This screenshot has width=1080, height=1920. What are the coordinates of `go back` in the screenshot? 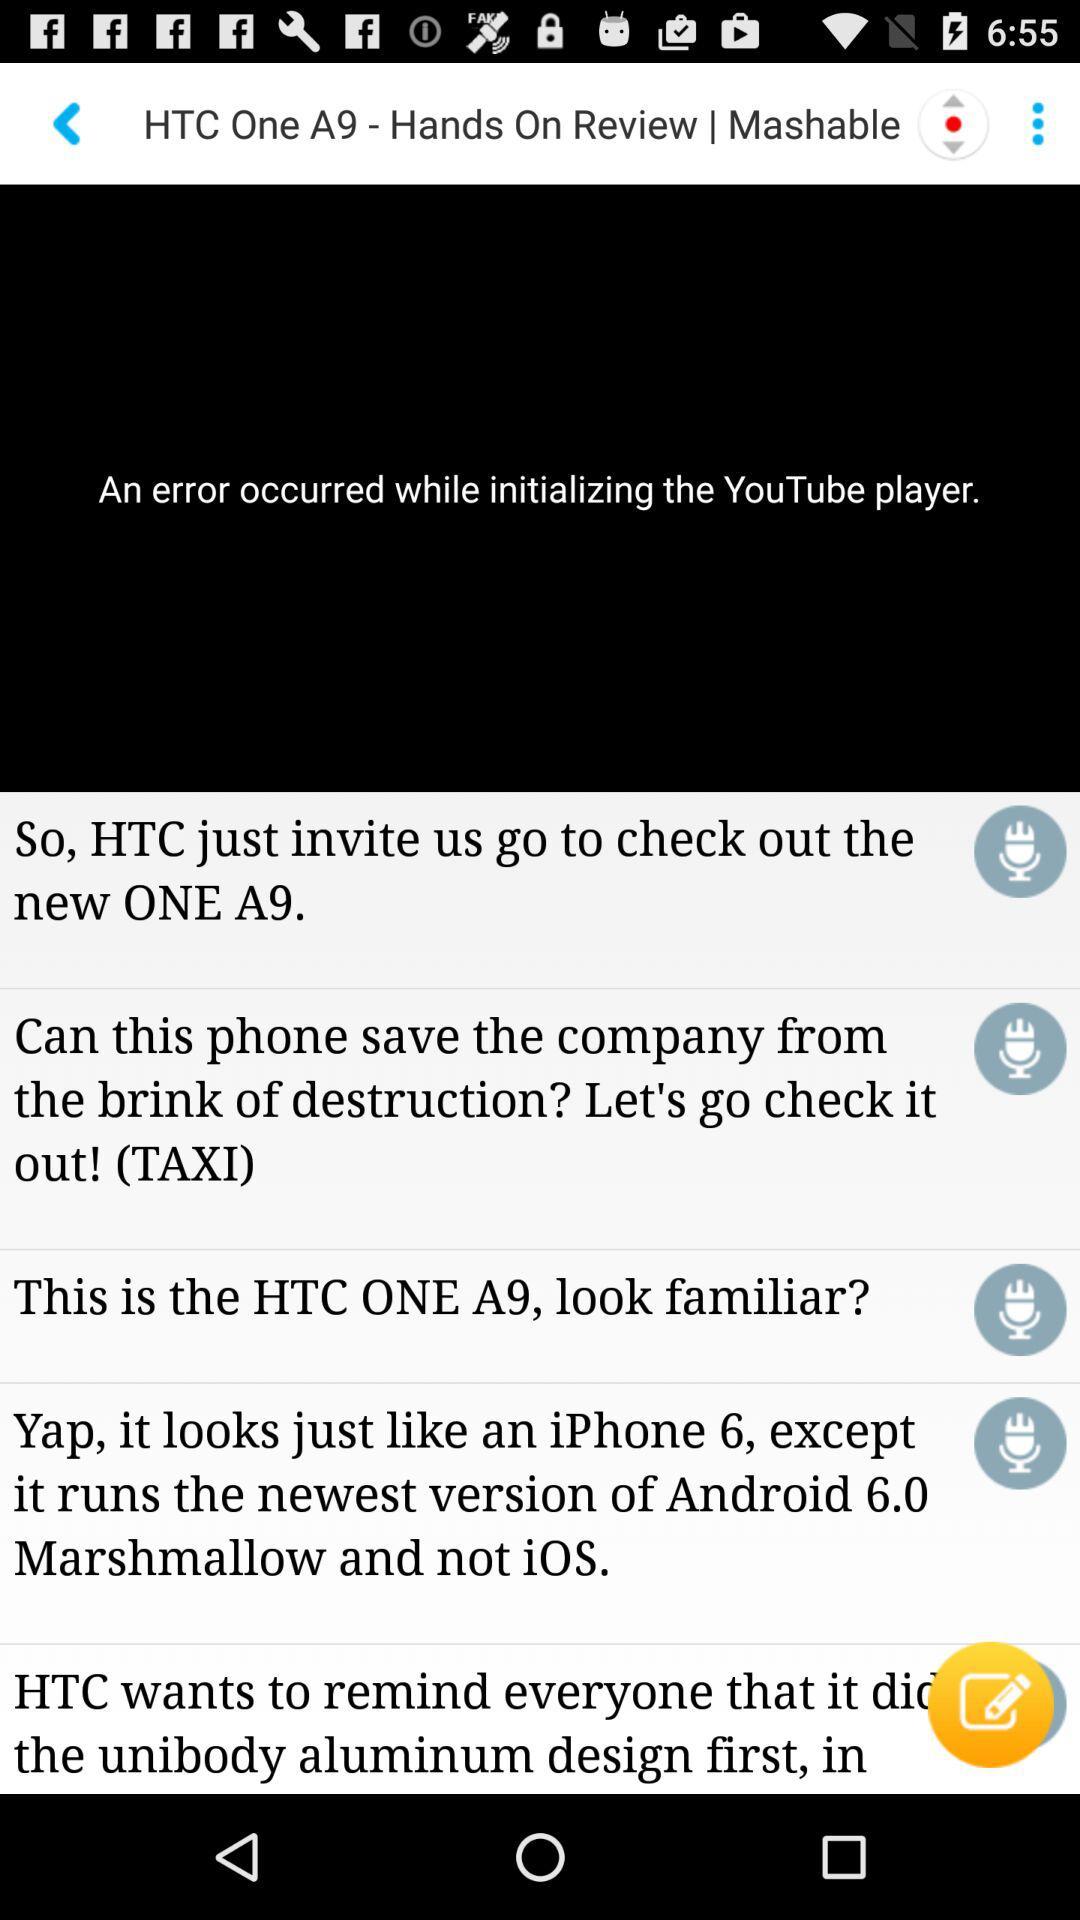 It's located at (68, 122).